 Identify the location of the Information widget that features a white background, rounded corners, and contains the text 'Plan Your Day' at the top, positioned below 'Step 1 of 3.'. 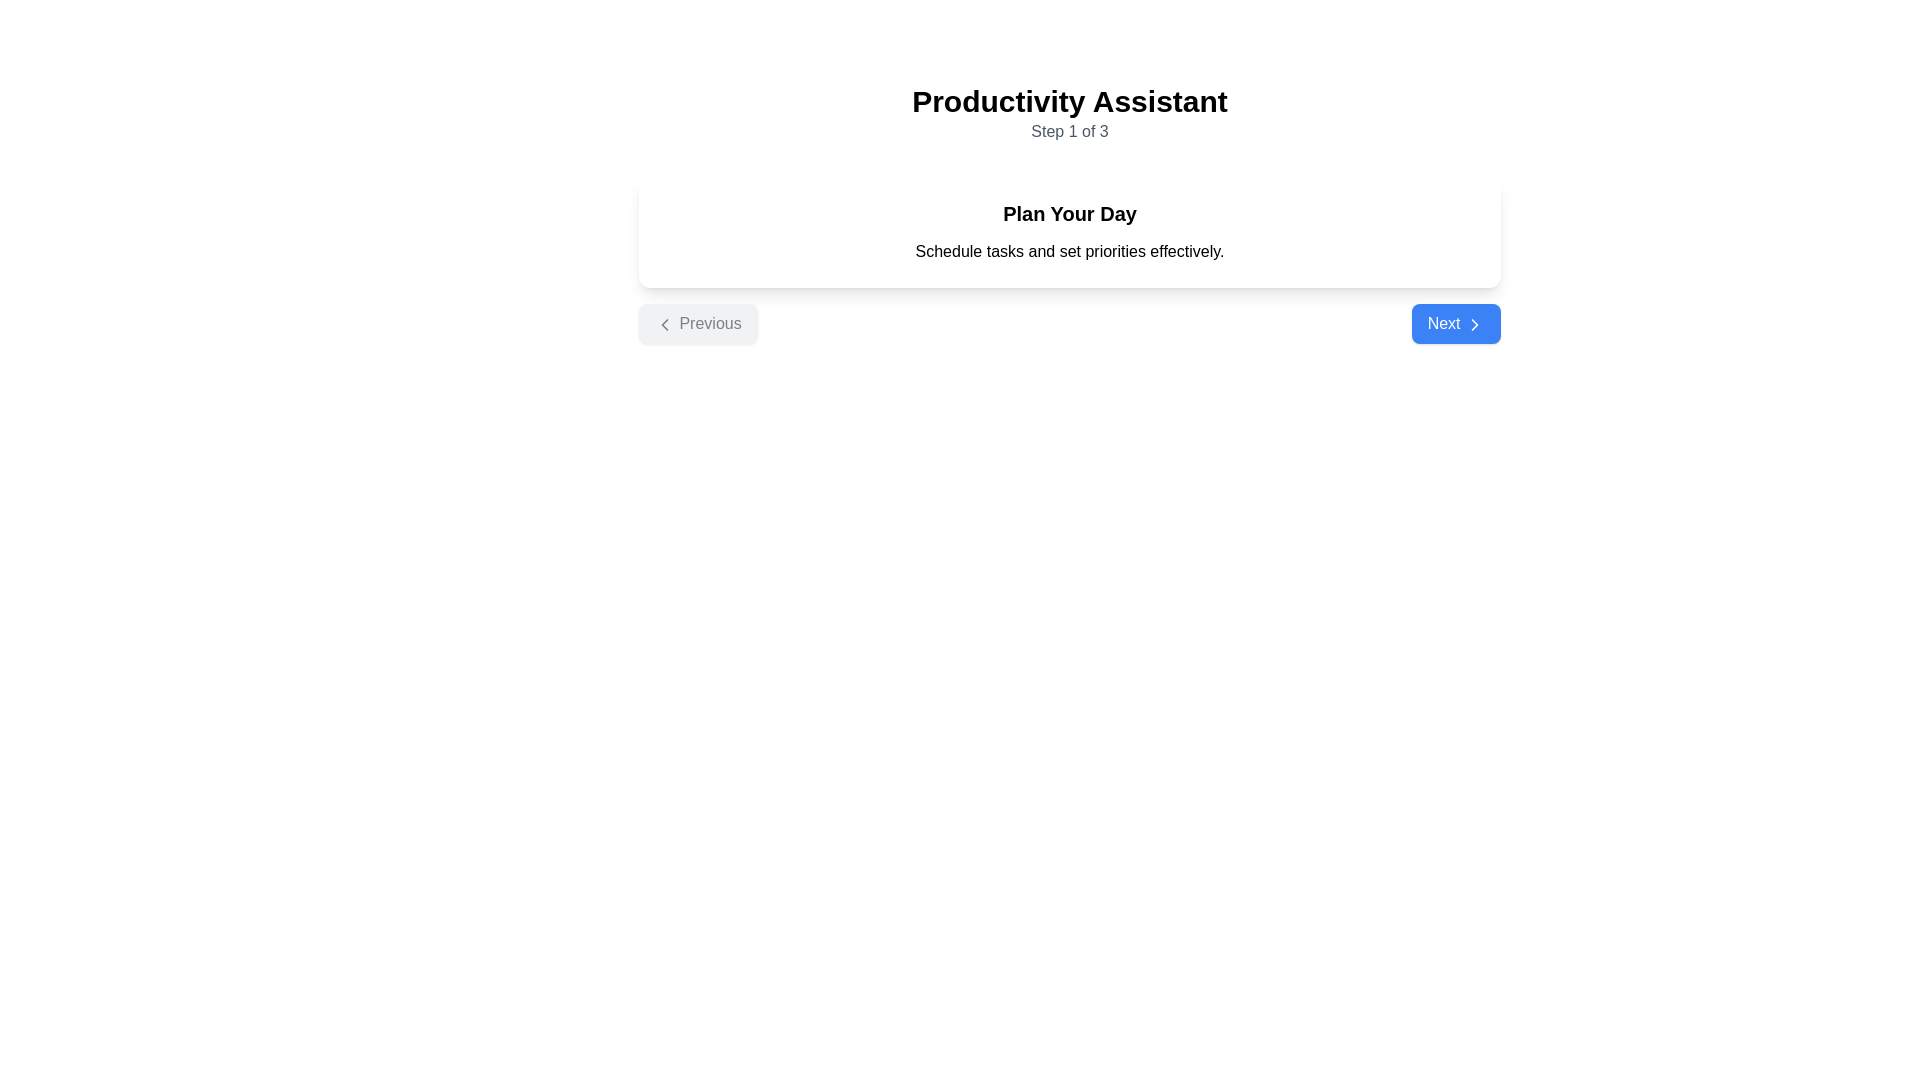
(1069, 230).